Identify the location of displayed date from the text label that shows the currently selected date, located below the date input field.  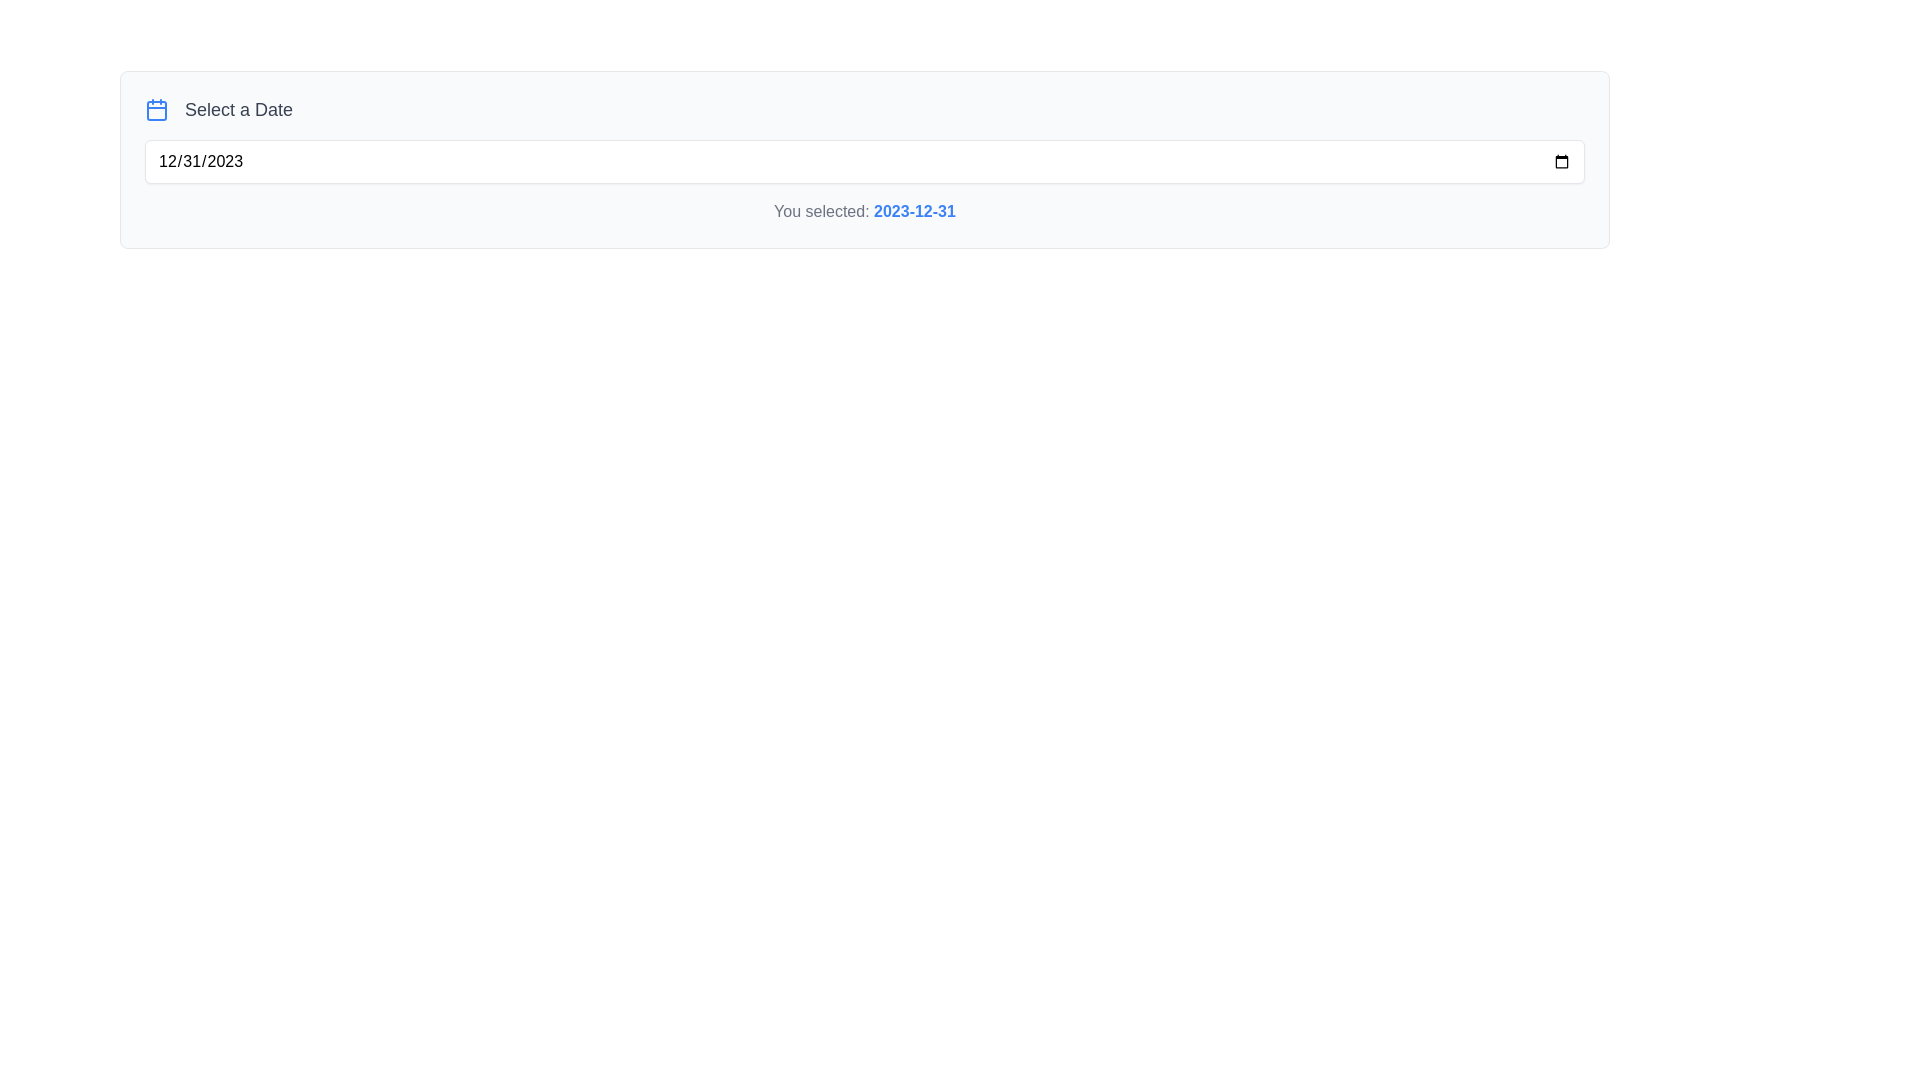
(864, 212).